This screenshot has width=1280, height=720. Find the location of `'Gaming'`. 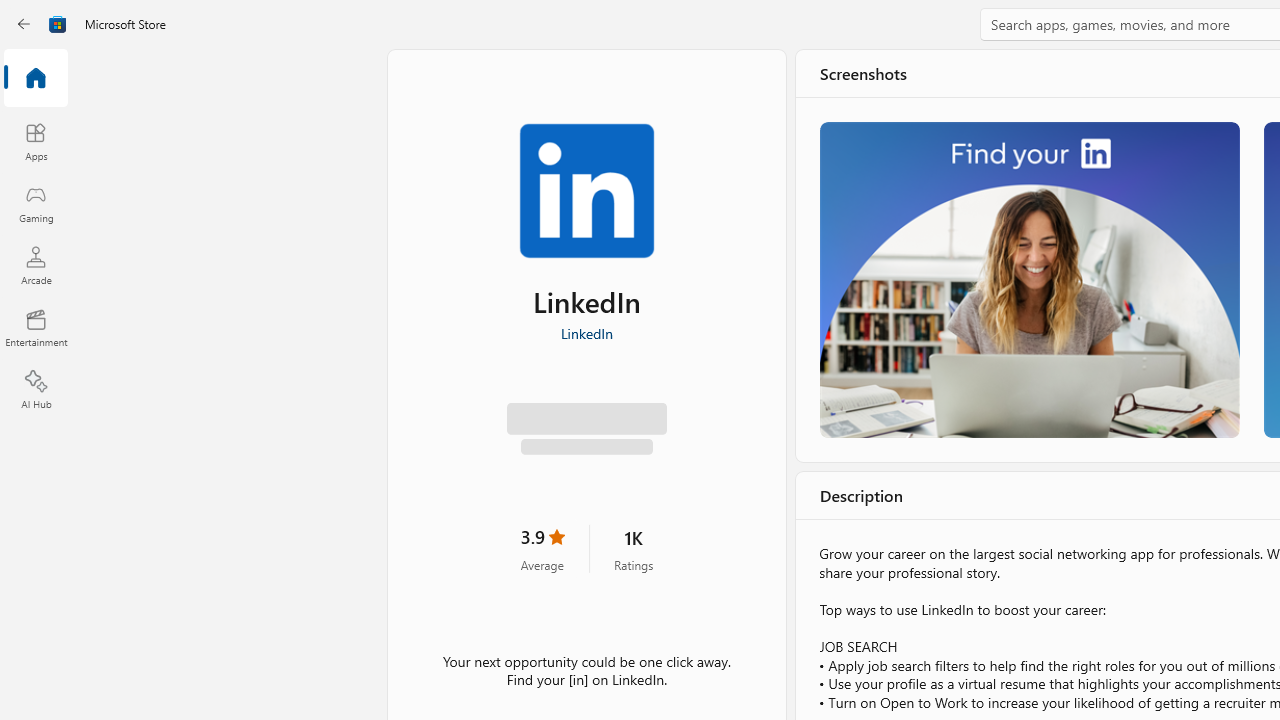

'Gaming' is located at coordinates (35, 203).